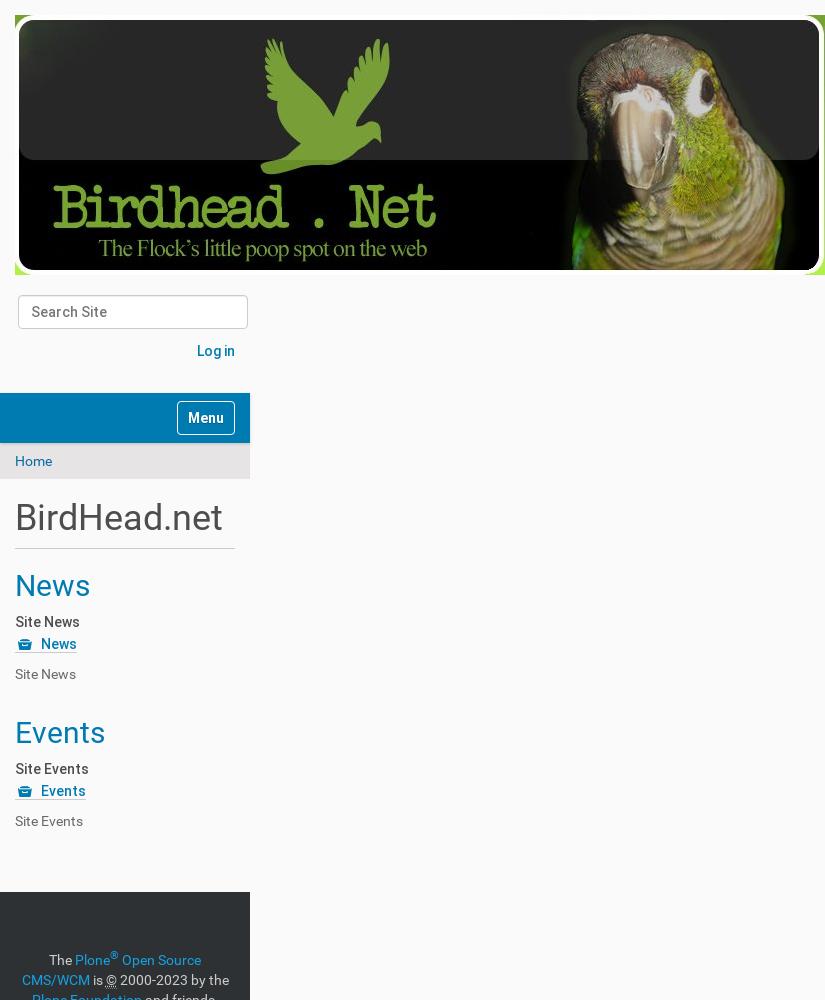 This screenshot has height=1000, width=825. Describe the element at coordinates (172, 978) in the screenshot. I see `'2000-2023 by the'` at that location.